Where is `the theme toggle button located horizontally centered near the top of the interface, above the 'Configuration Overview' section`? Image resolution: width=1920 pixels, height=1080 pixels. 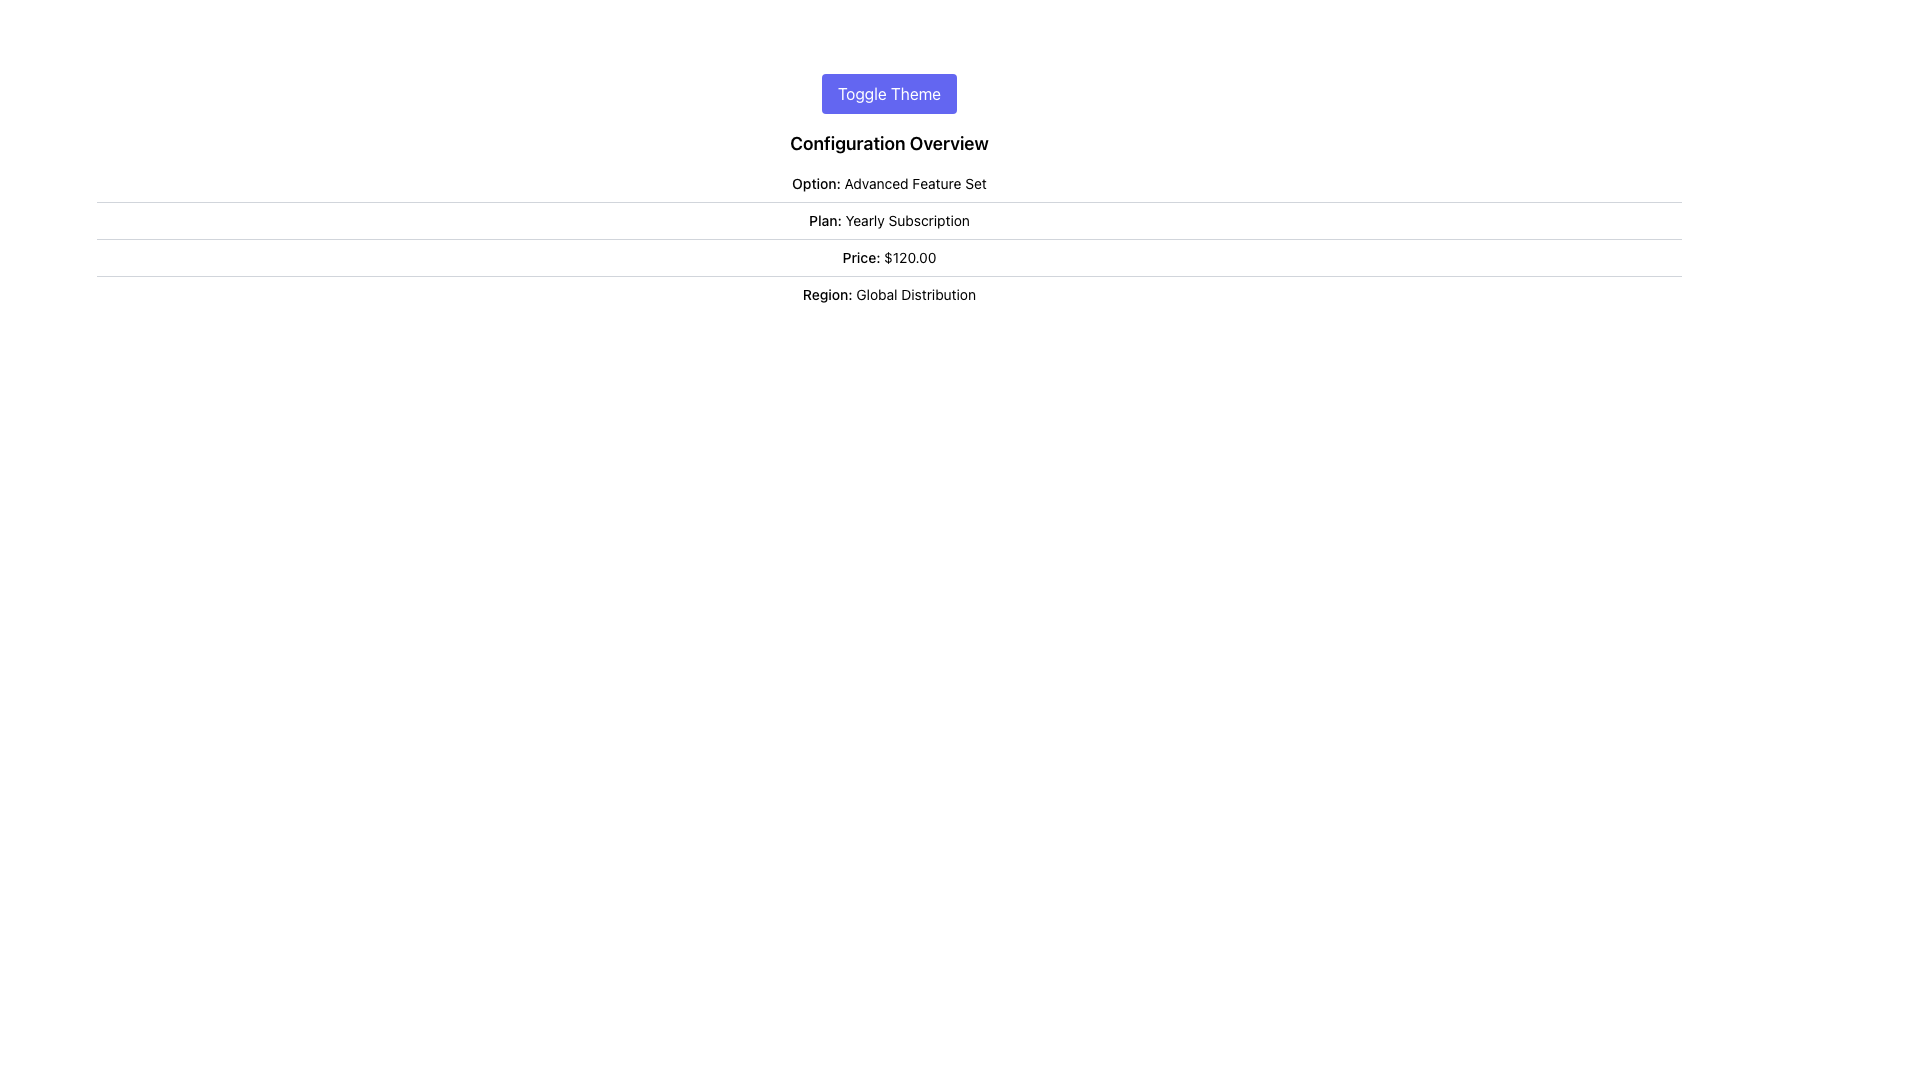
the theme toggle button located horizontally centered near the top of the interface, above the 'Configuration Overview' section is located at coordinates (888, 93).